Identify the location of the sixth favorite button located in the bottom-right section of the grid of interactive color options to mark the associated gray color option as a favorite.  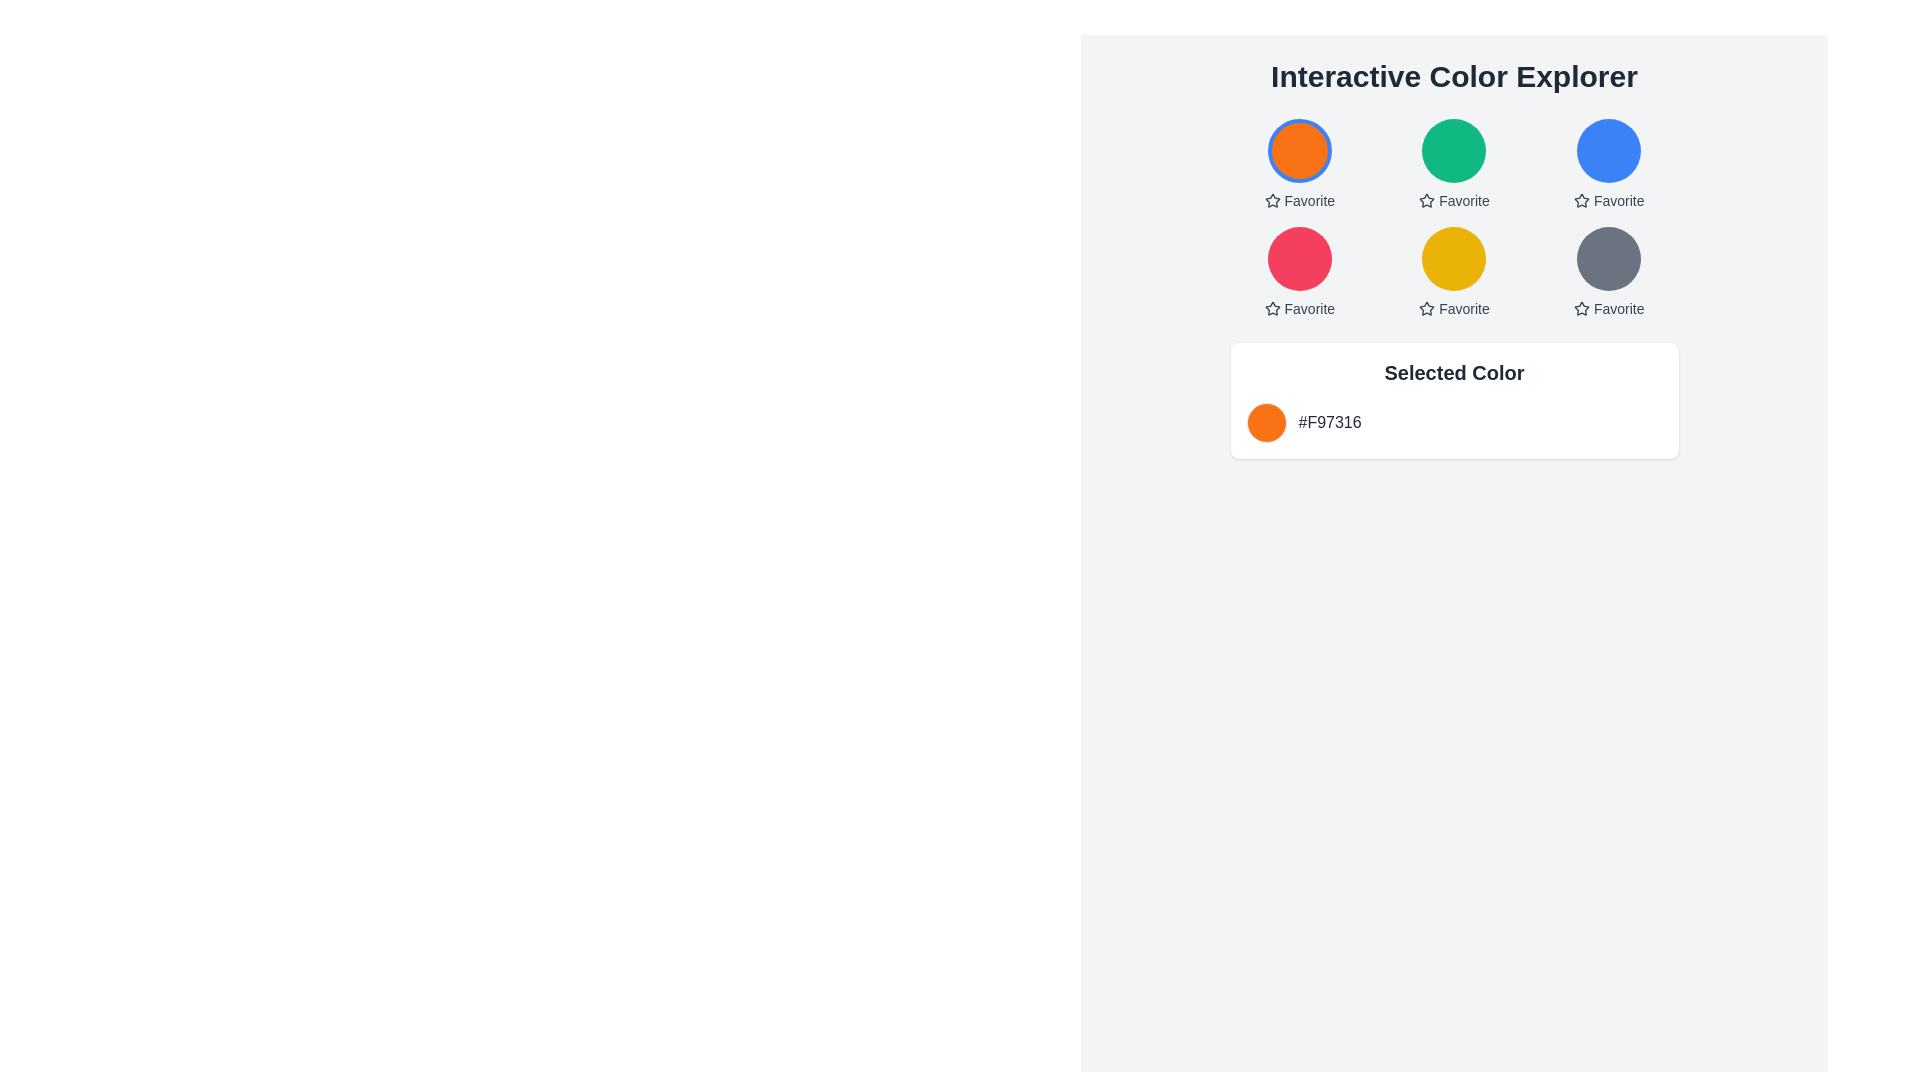
(1609, 308).